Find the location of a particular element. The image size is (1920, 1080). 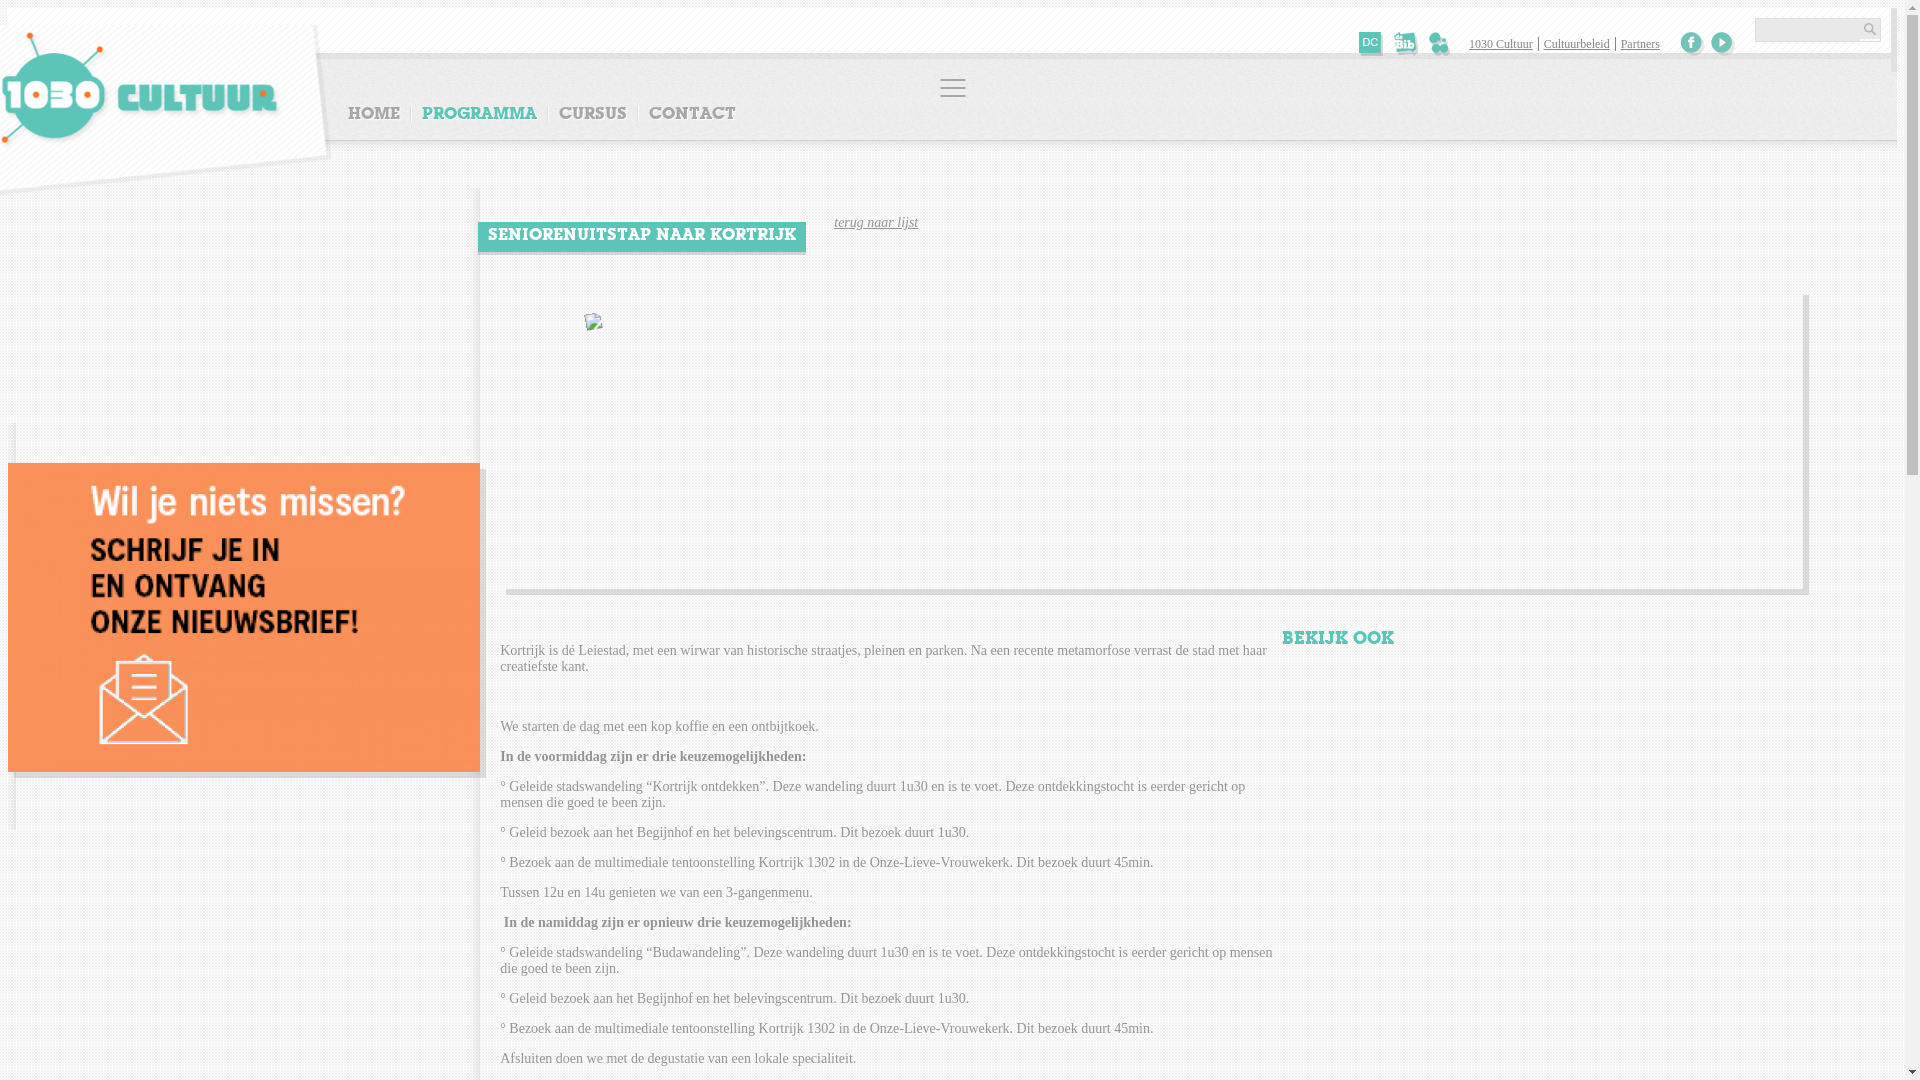

'HOME' is located at coordinates (379, 114).